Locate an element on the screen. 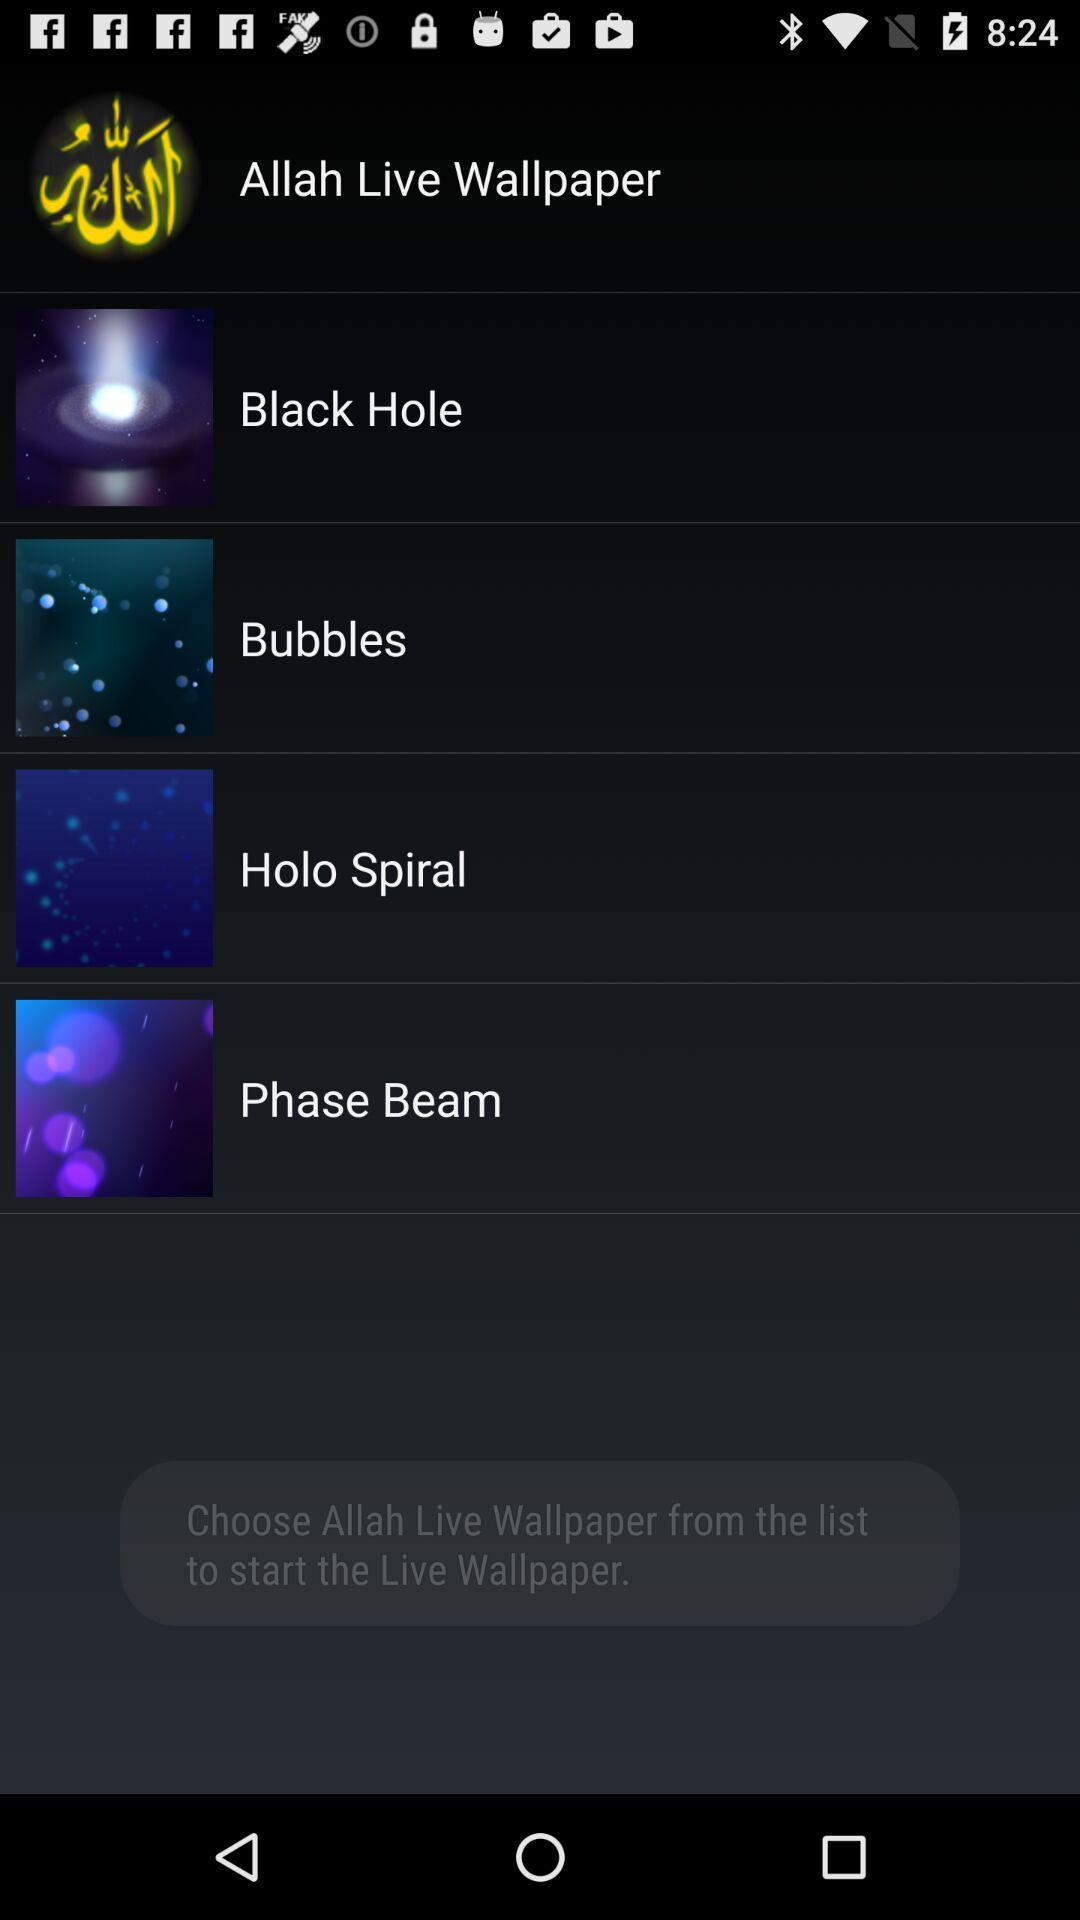  the app below holo spiral item is located at coordinates (370, 1097).